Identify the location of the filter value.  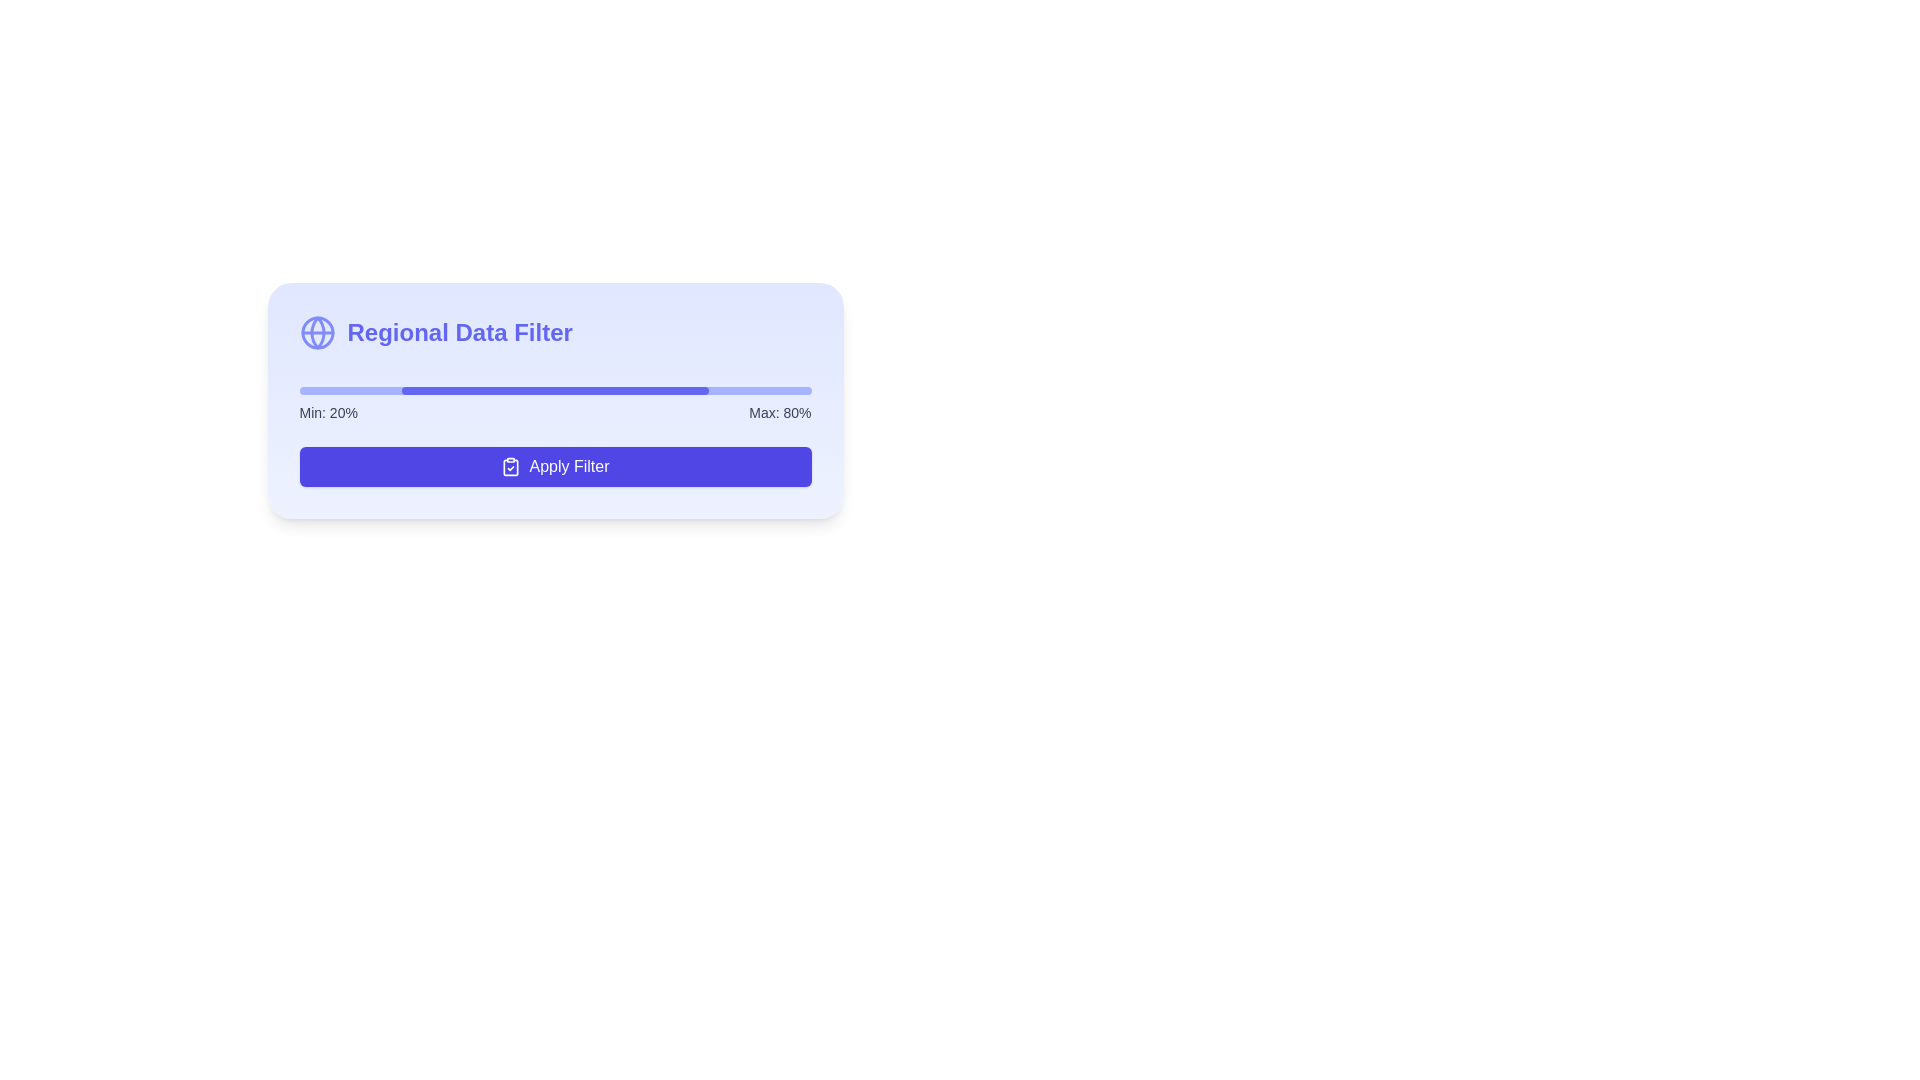
(636, 390).